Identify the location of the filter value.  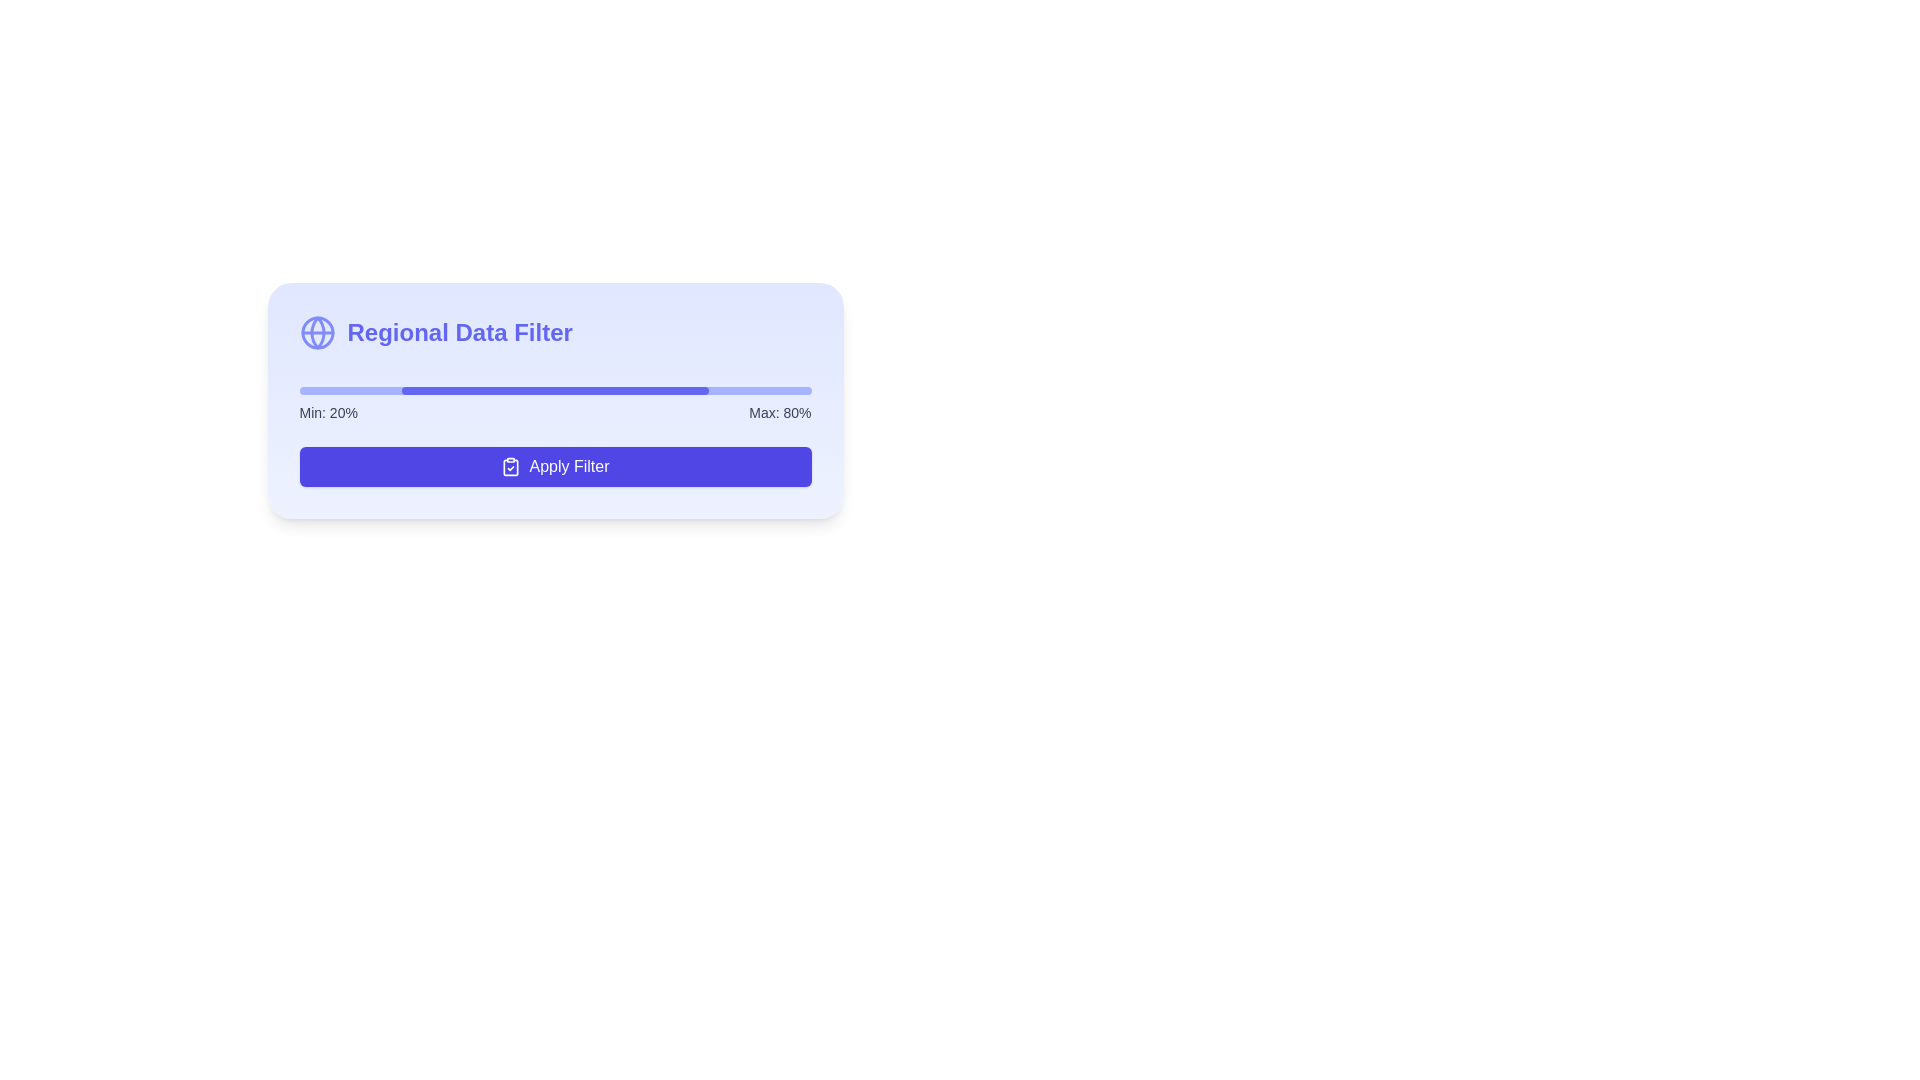
(636, 390).